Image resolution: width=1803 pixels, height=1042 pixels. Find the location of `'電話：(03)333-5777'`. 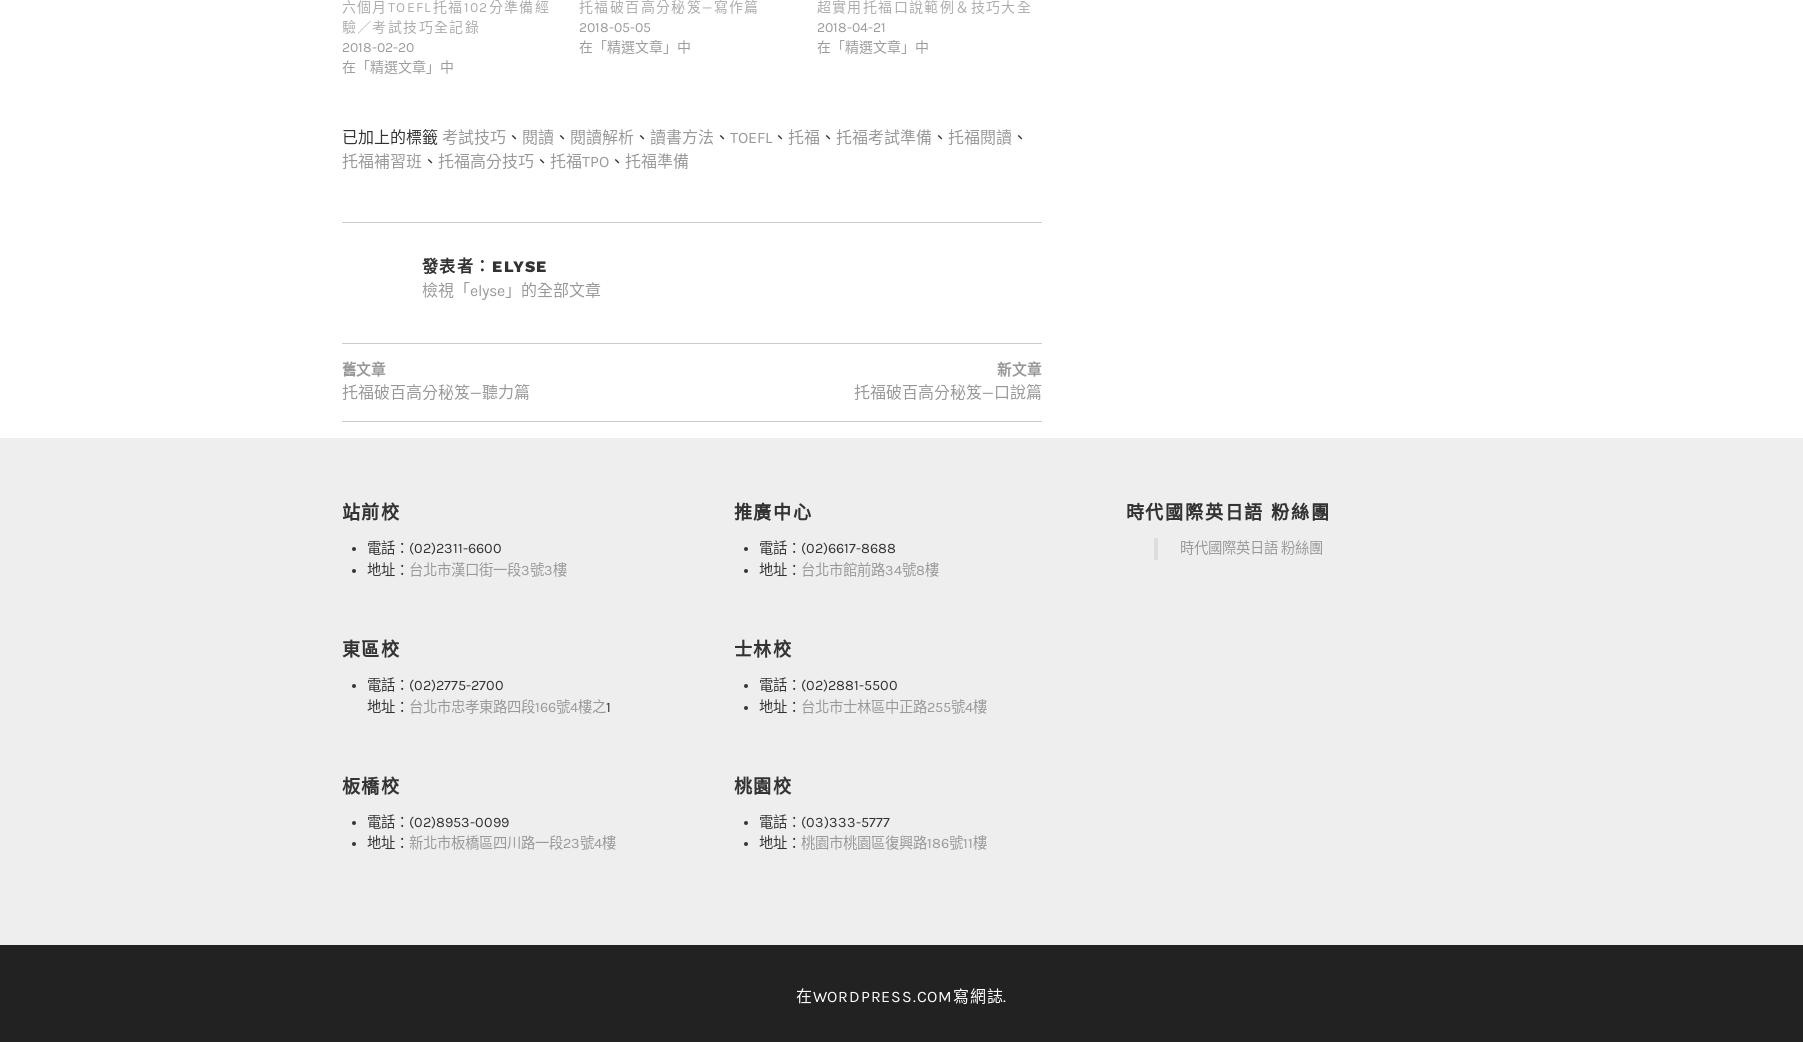

'電話：(03)333-5777' is located at coordinates (822, 780).